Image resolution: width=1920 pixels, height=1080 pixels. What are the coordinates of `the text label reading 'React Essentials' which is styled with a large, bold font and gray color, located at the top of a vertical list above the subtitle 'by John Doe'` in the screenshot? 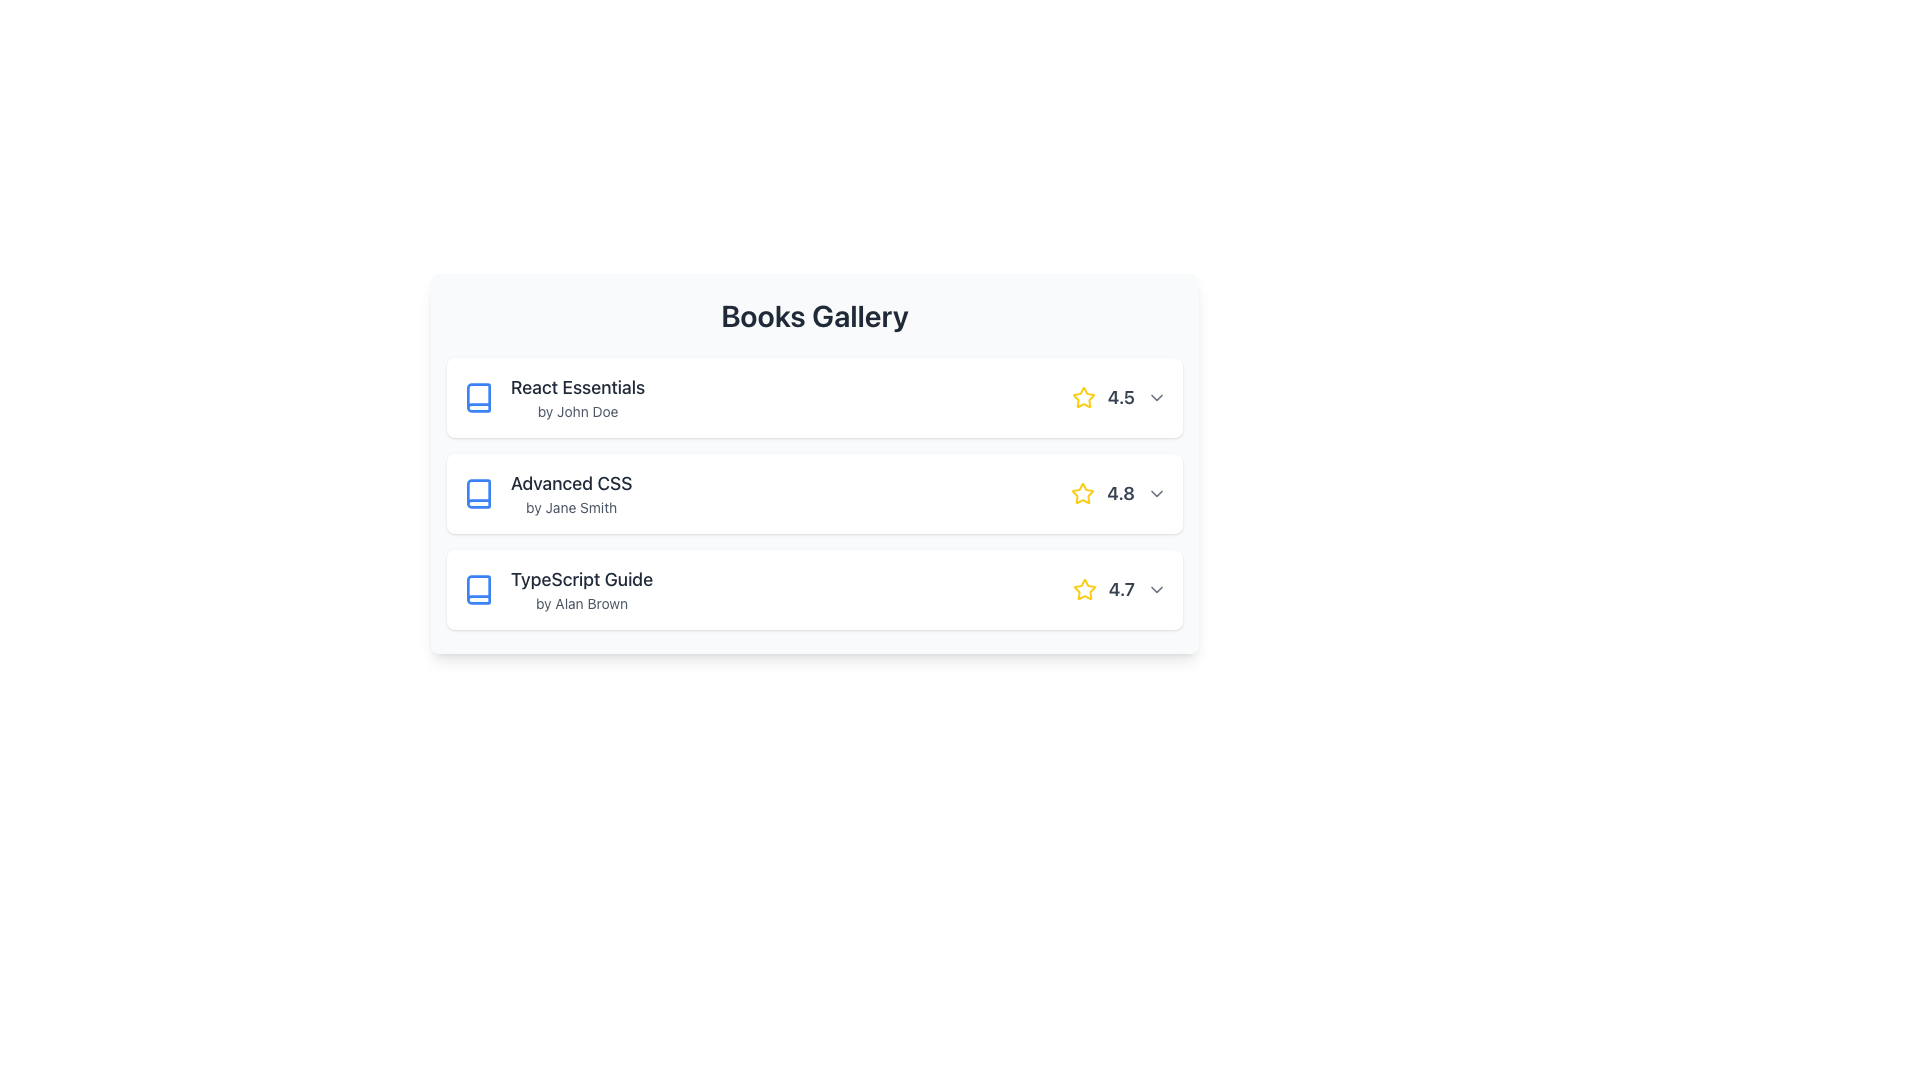 It's located at (577, 388).